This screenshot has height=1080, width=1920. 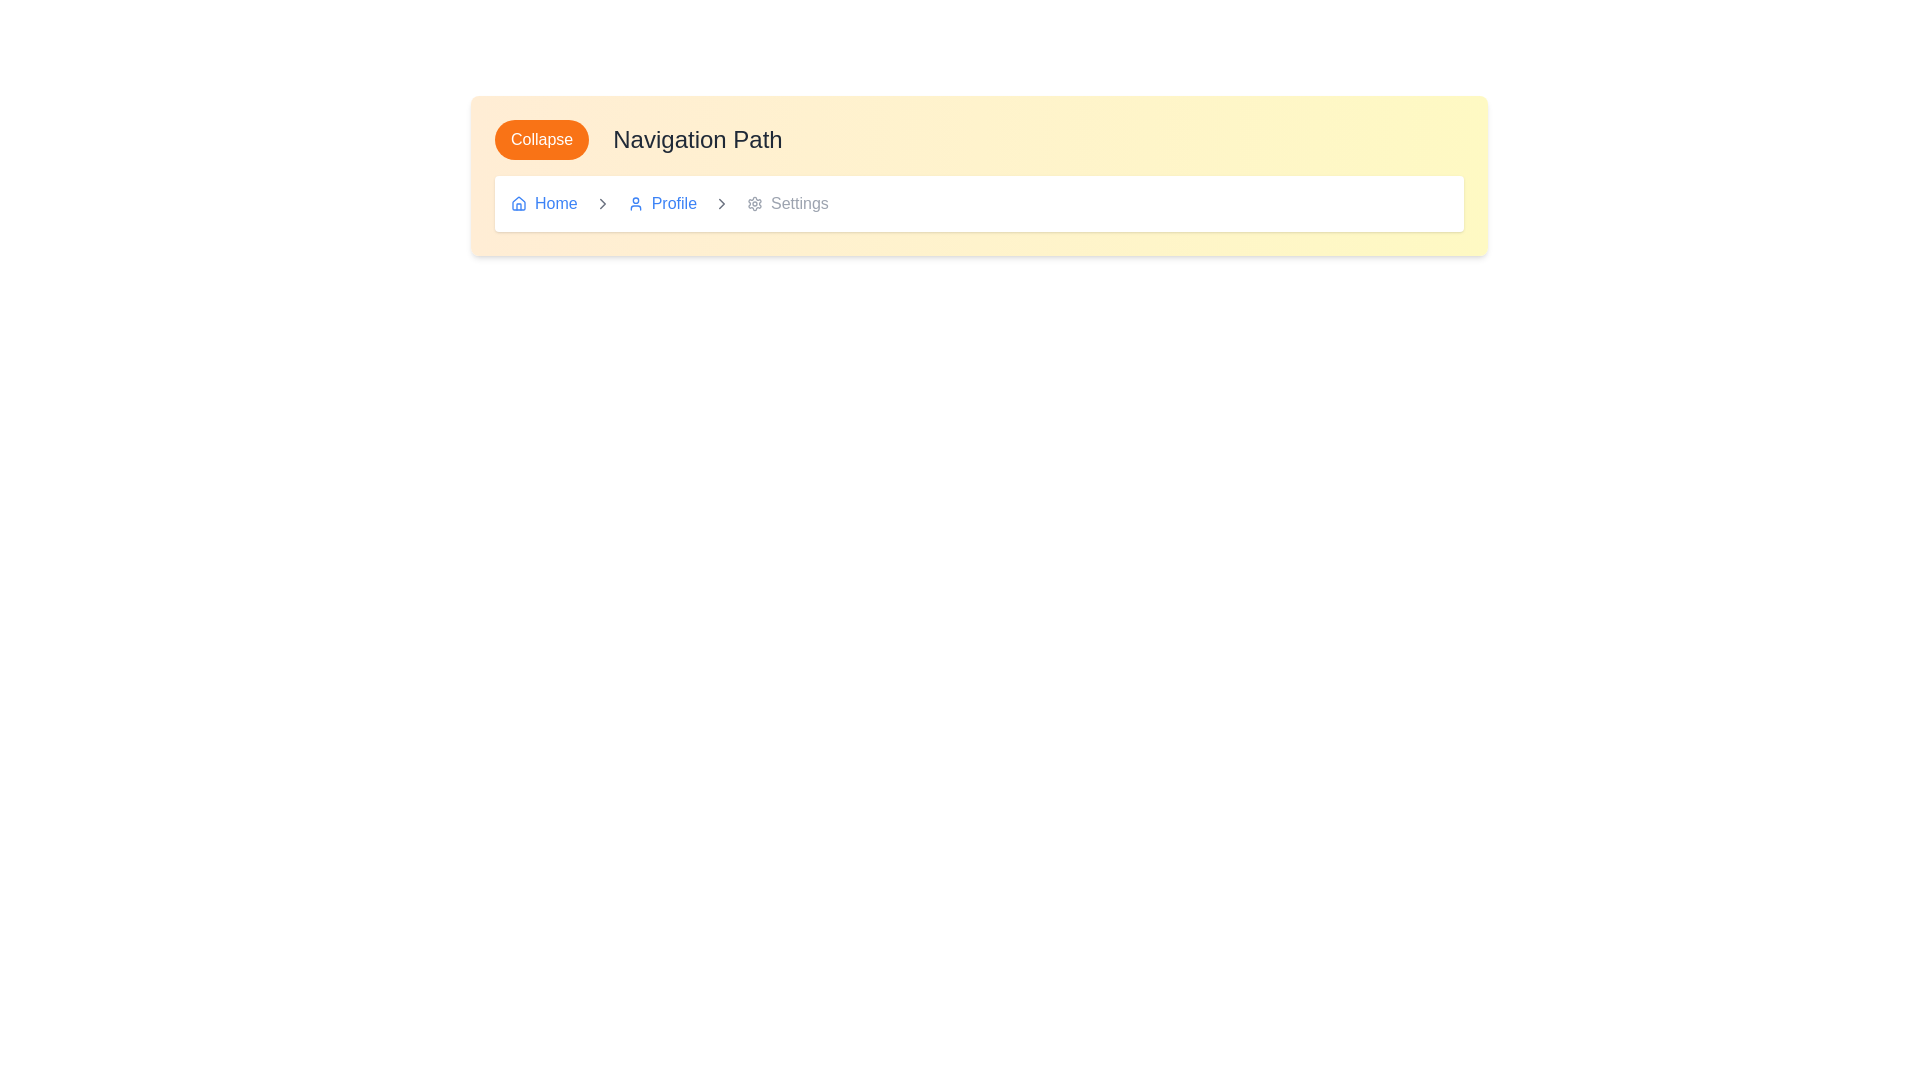 What do you see at coordinates (601, 204) in the screenshot?
I see `right-pointing chevron icon located in the navigation bar between the 'Home' and 'Profile' labels` at bounding box center [601, 204].